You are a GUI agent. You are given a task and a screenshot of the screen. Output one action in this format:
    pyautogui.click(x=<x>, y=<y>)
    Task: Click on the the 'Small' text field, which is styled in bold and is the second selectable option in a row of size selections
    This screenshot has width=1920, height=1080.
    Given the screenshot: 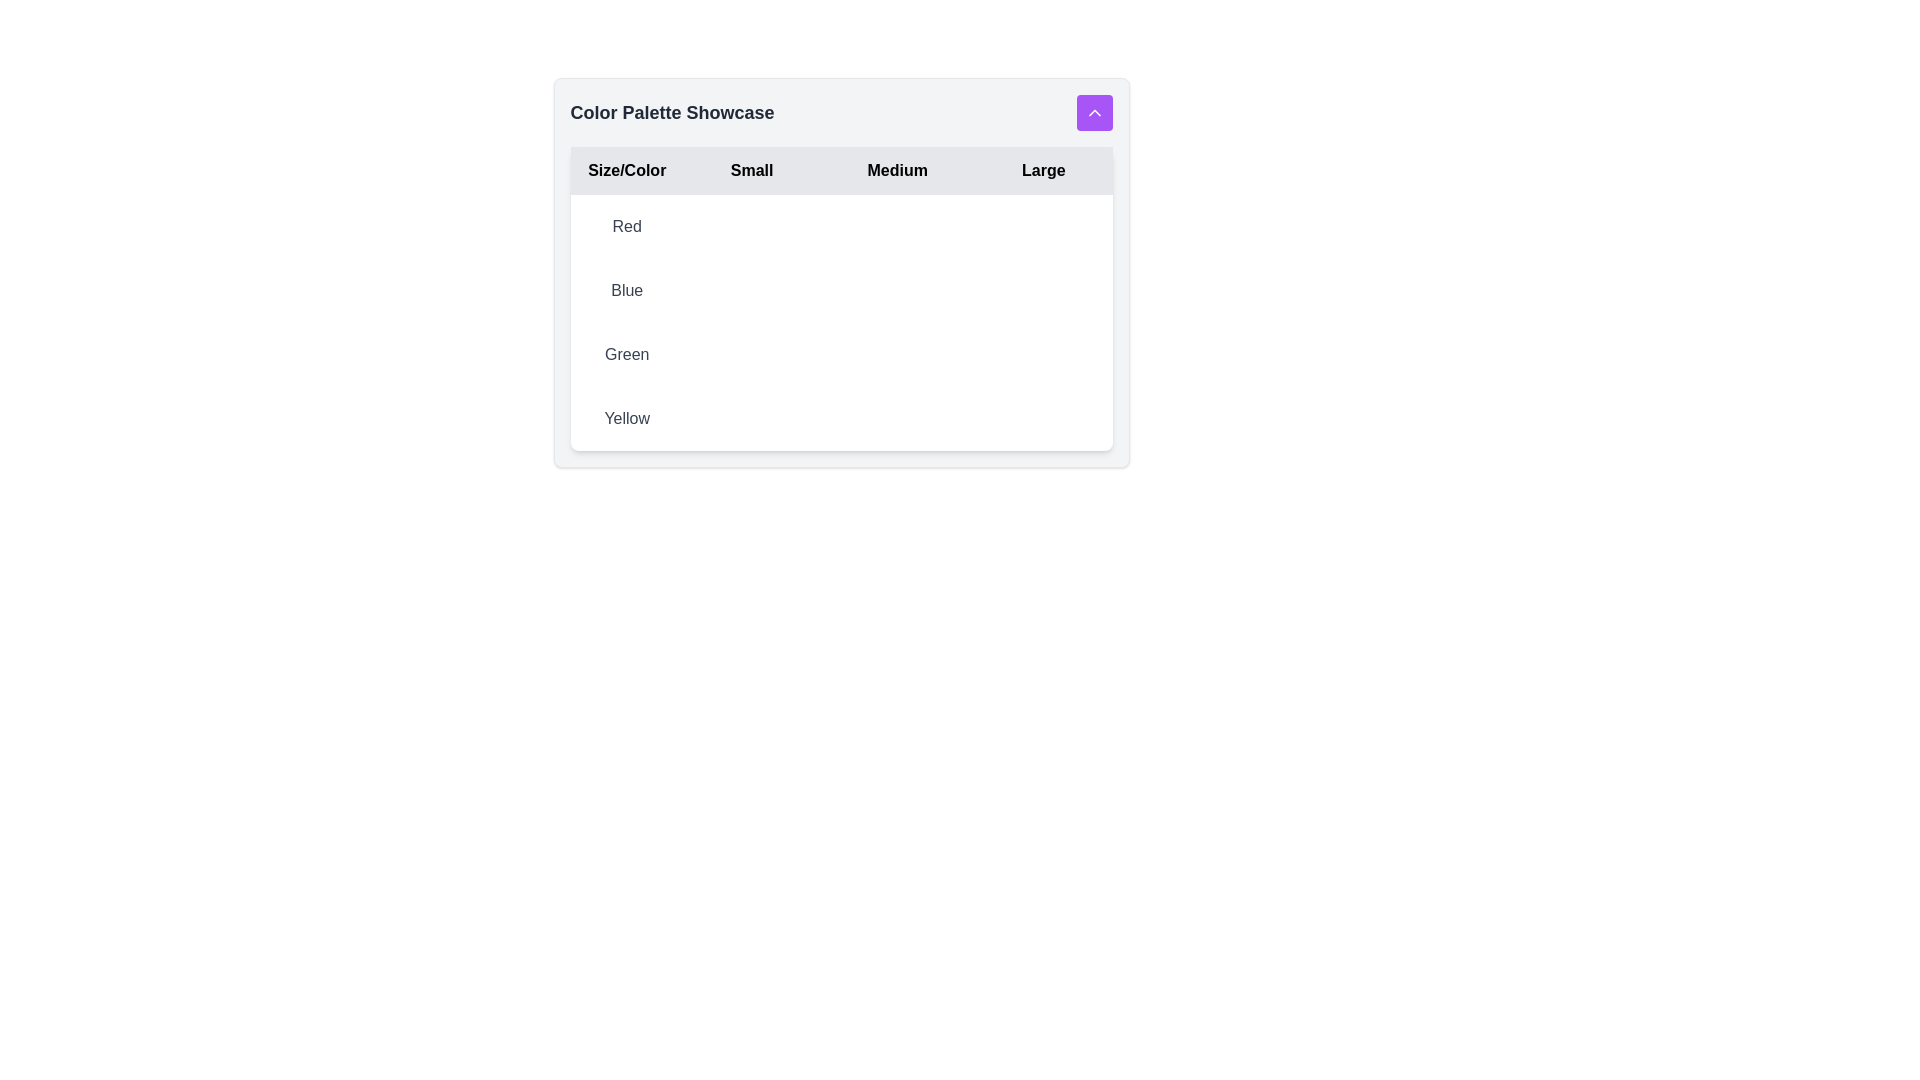 What is the action you would take?
    pyautogui.click(x=751, y=169)
    